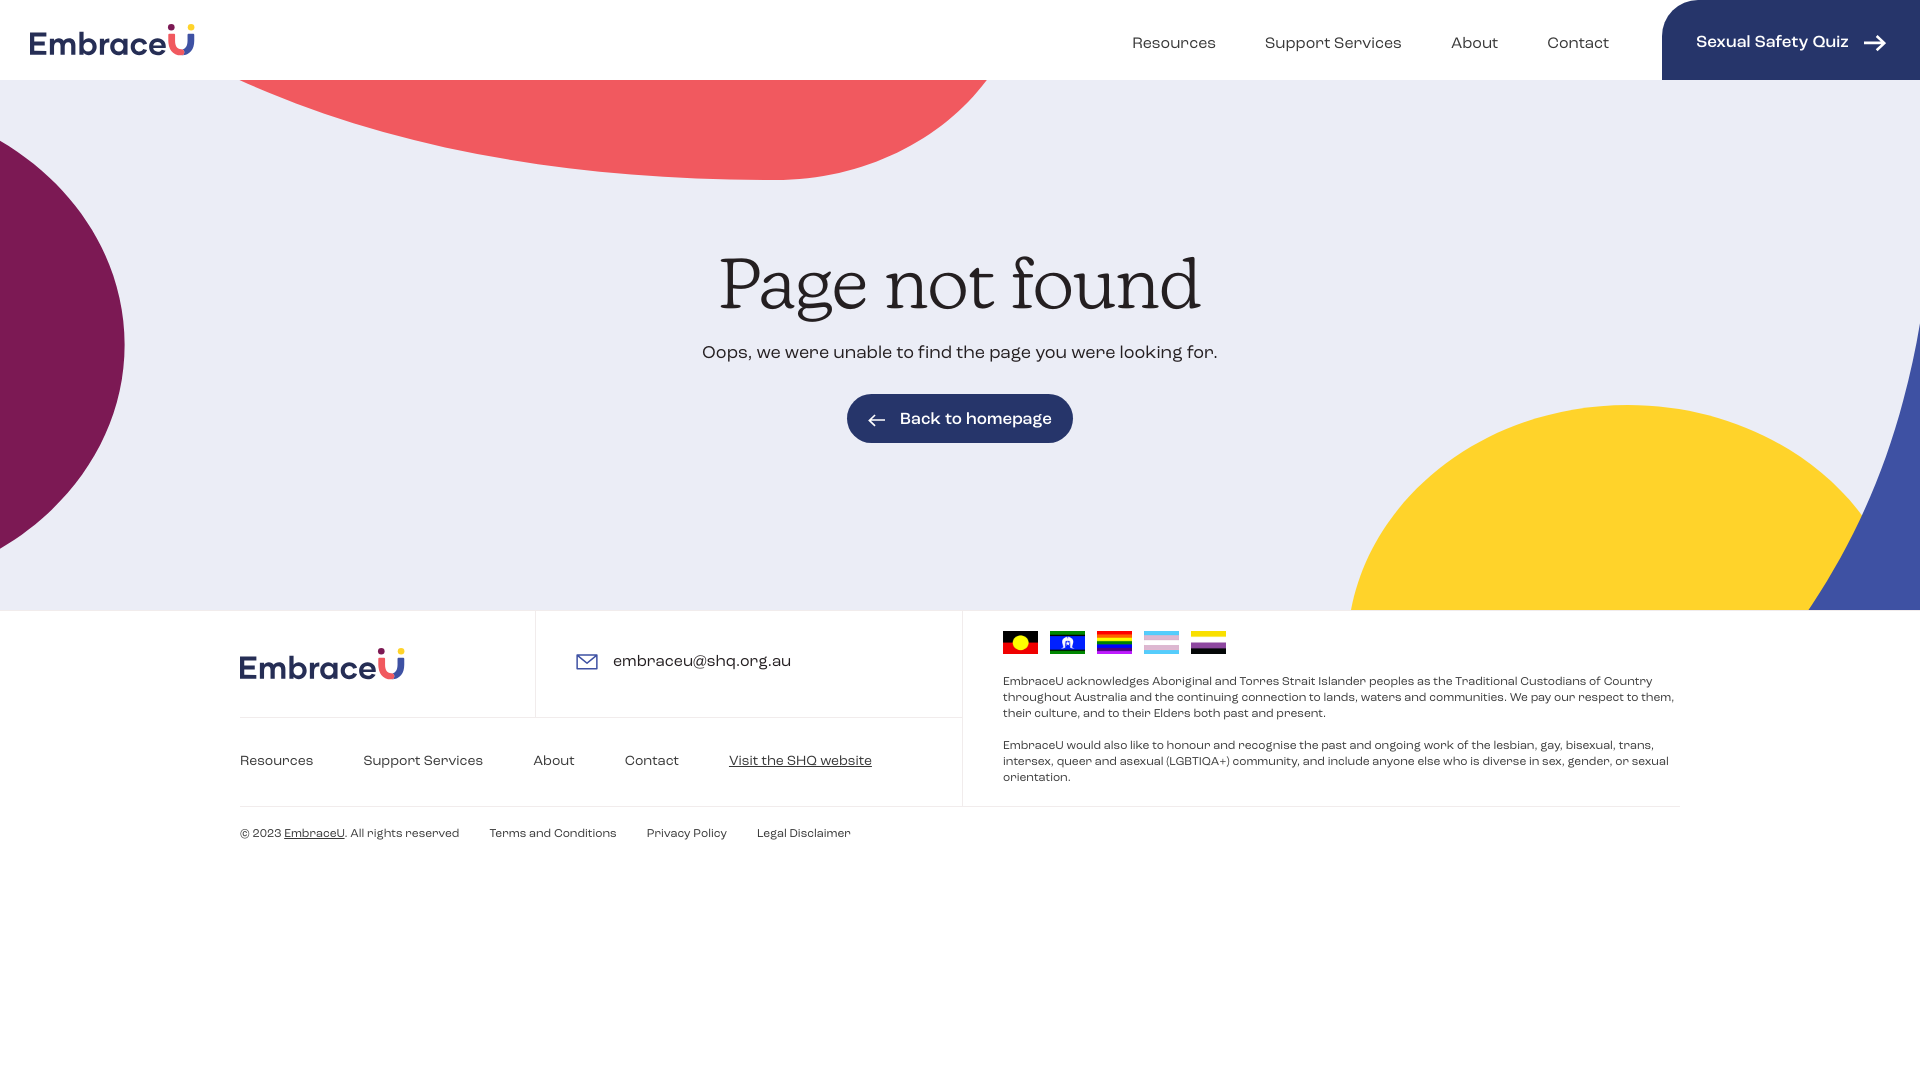 The height and width of the screenshot is (1080, 1920). Describe the element at coordinates (1333, 39) in the screenshot. I see `'Support Services'` at that location.